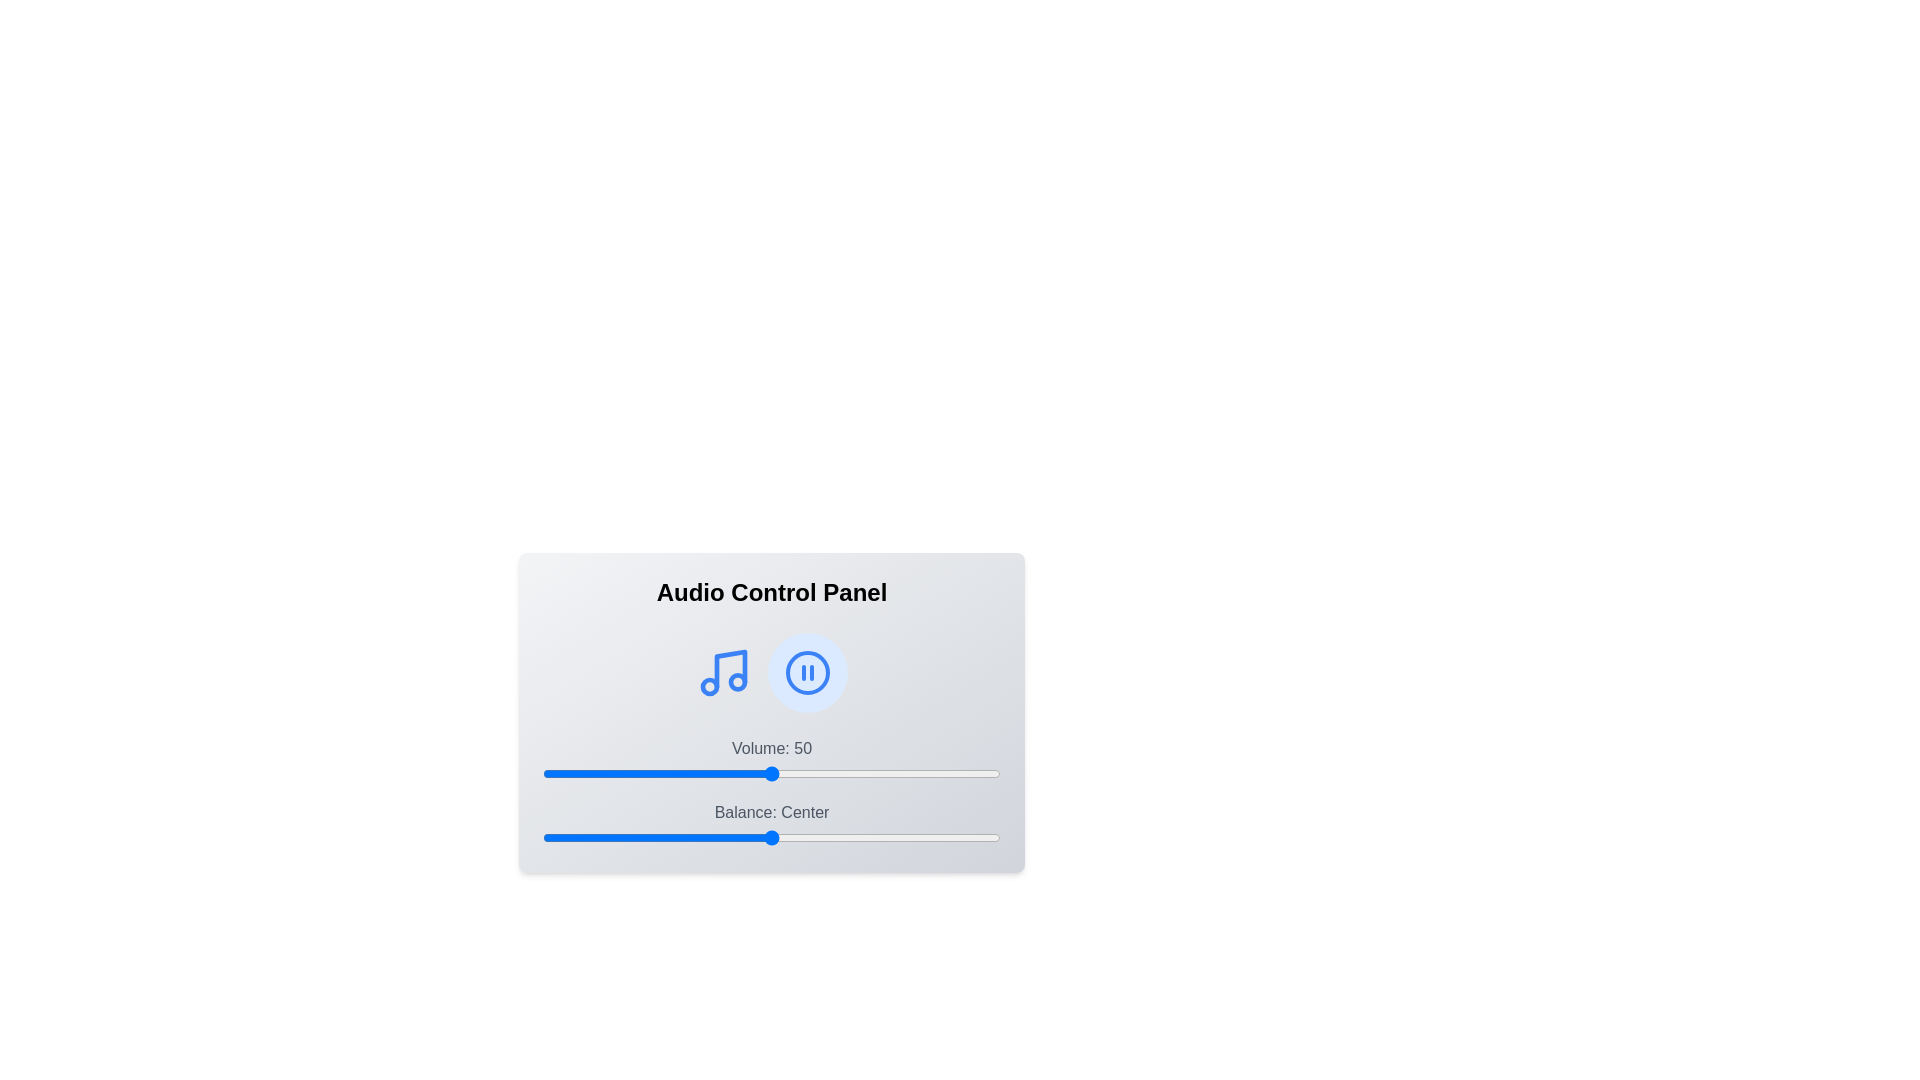 Image resolution: width=1920 pixels, height=1080 pixels. What do you see at coordinates (710, 685) in the screenshot?
I see `the decorative circle element within the SVG graphic, which is part of the music note icon located in the left segment of the interface` at bounding box center [710, 685].